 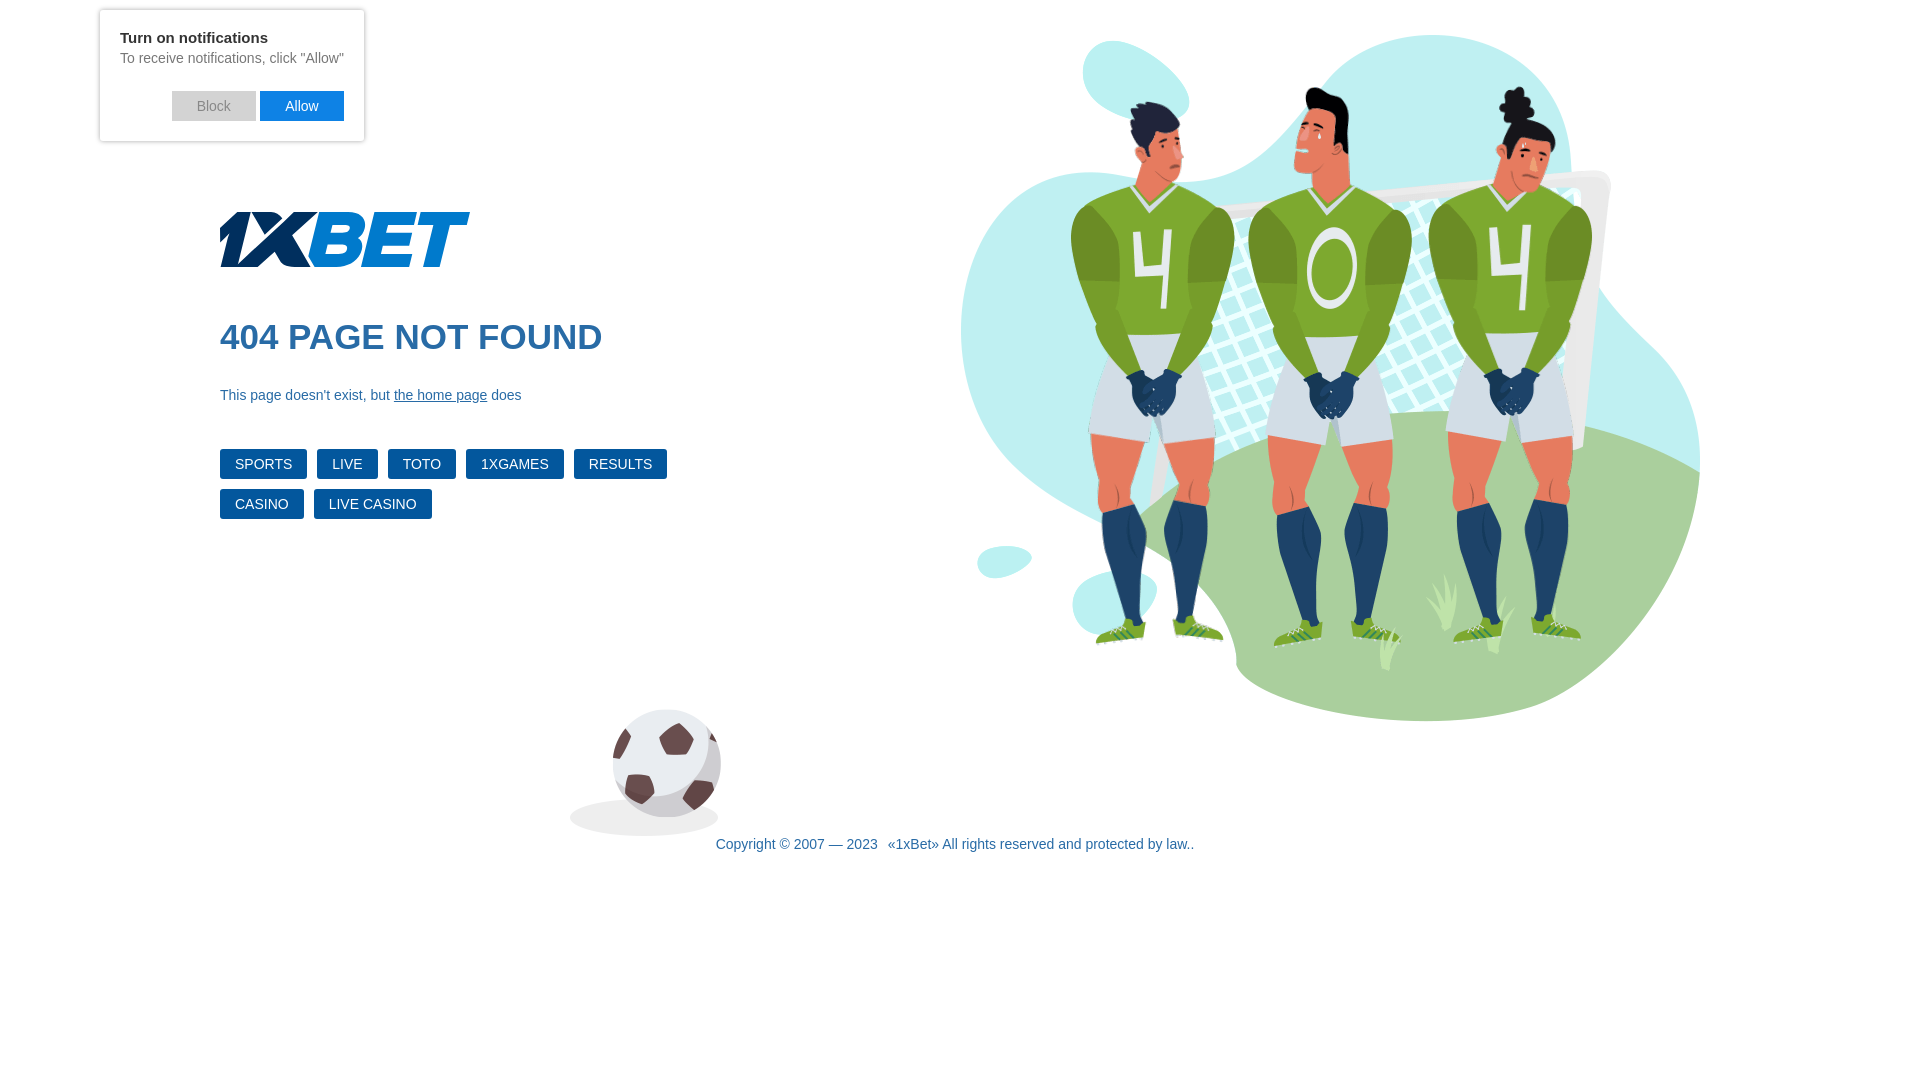 What do you see at coordinates (346, 463) in the screenshot?
I see `'LIVE'` at bounding box center [346, 463].